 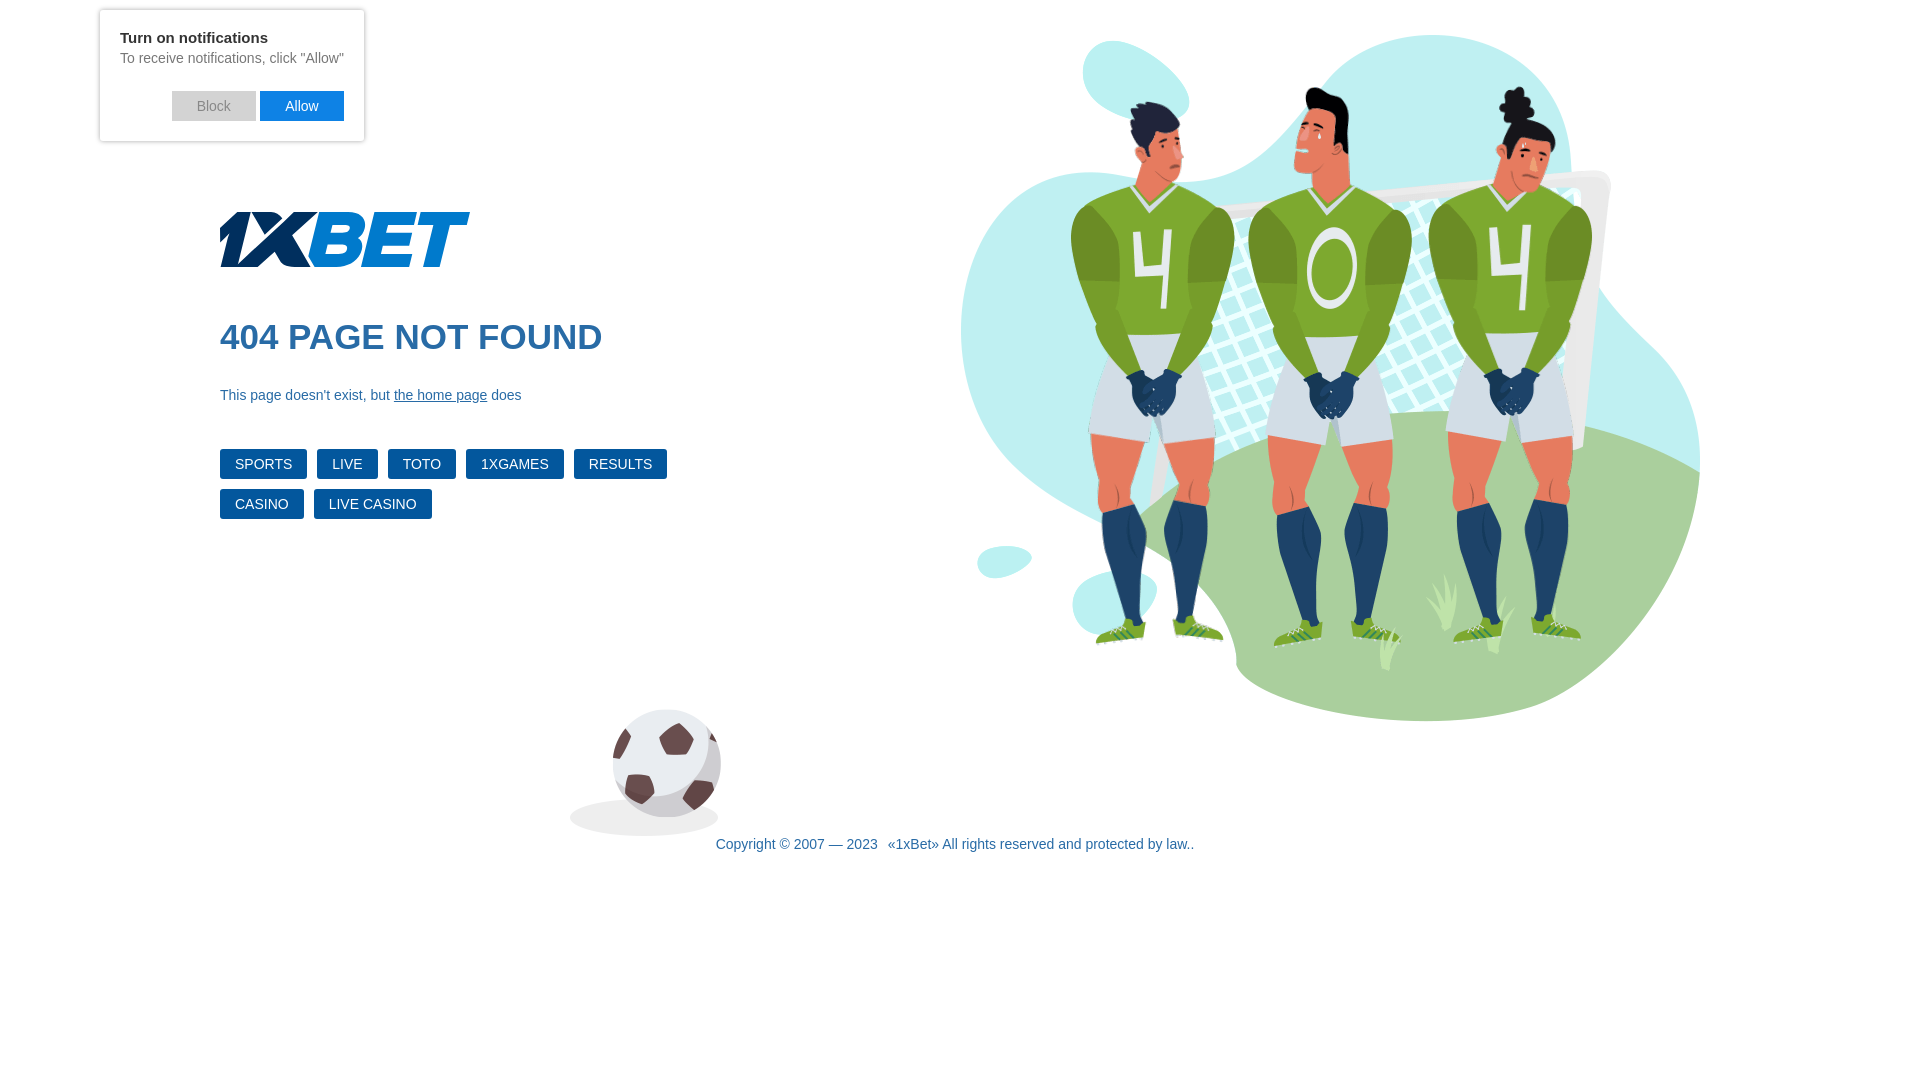 What do you see at coordinates (346, 463) in the screenshot?
I see `'LIVE'` at bounding box center [346, 463].